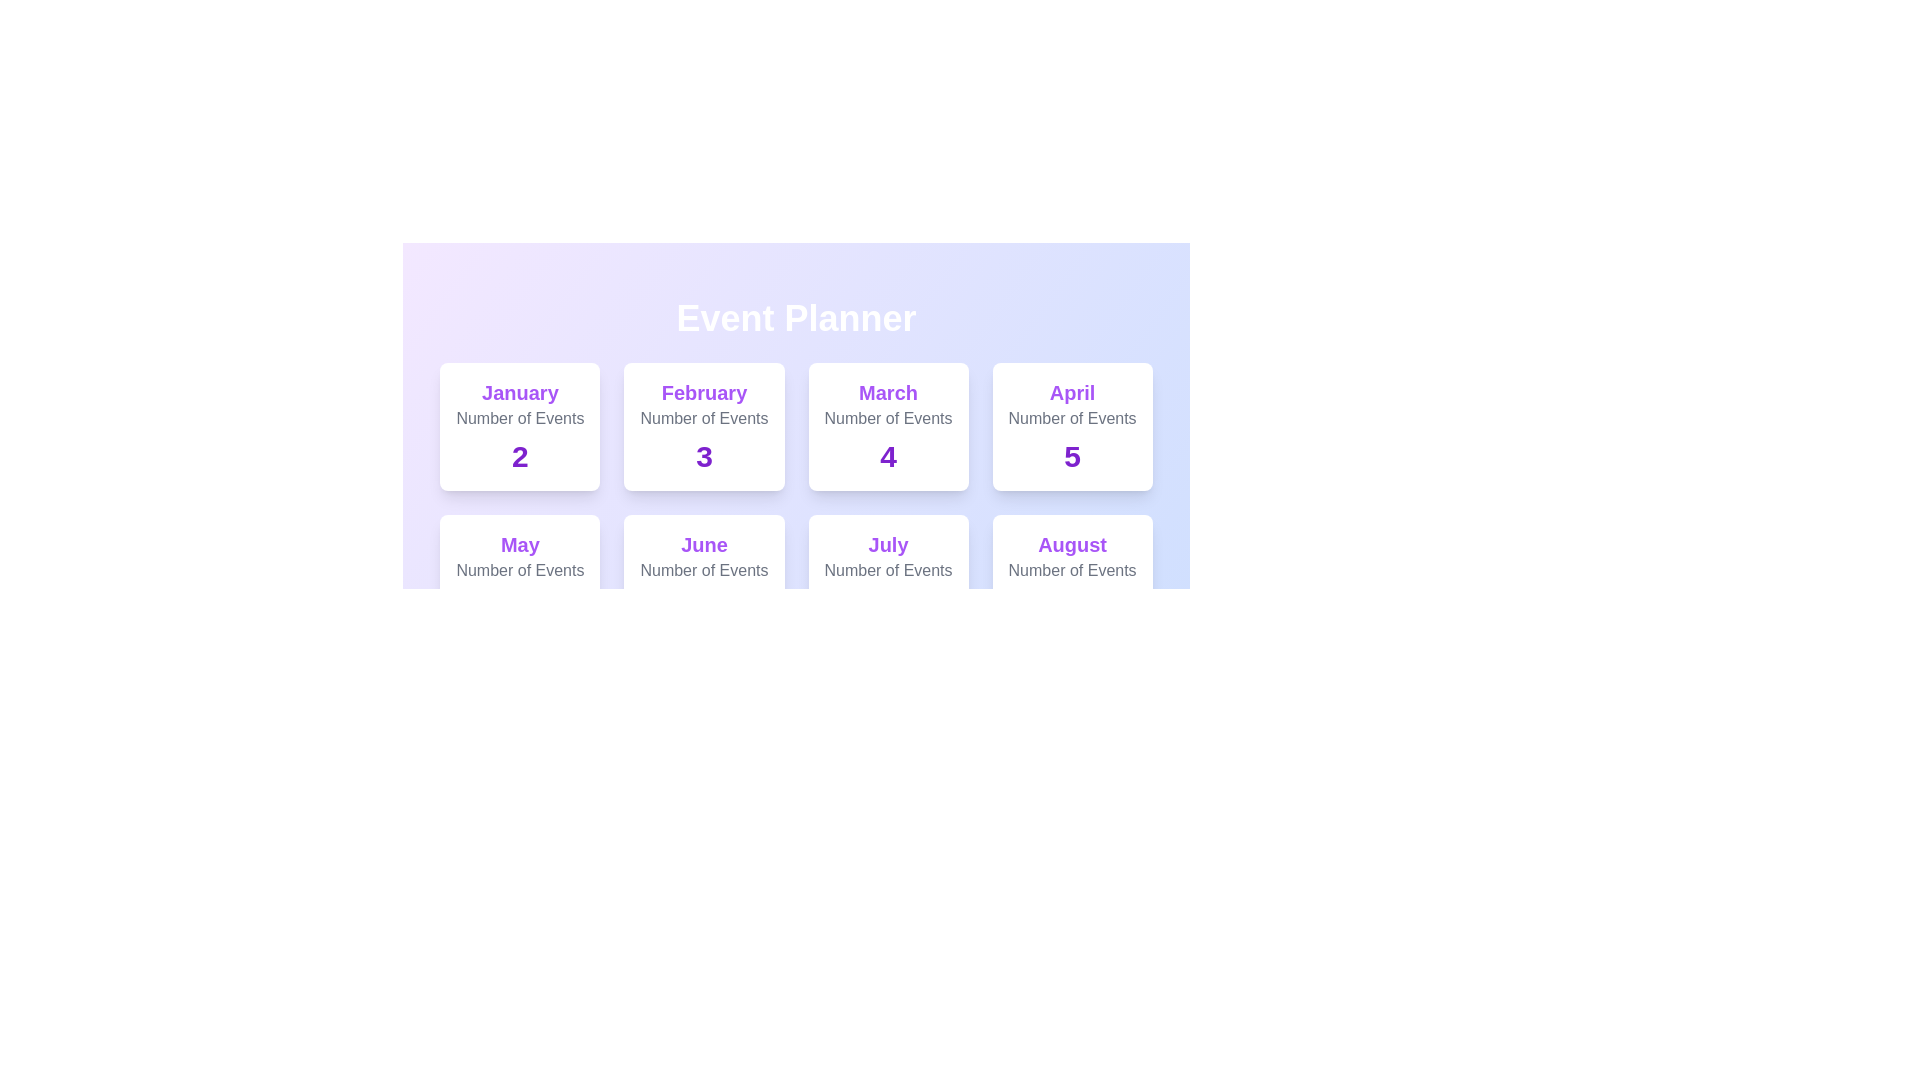  I want to click on the card representing June to view its details, so click(704, 578).